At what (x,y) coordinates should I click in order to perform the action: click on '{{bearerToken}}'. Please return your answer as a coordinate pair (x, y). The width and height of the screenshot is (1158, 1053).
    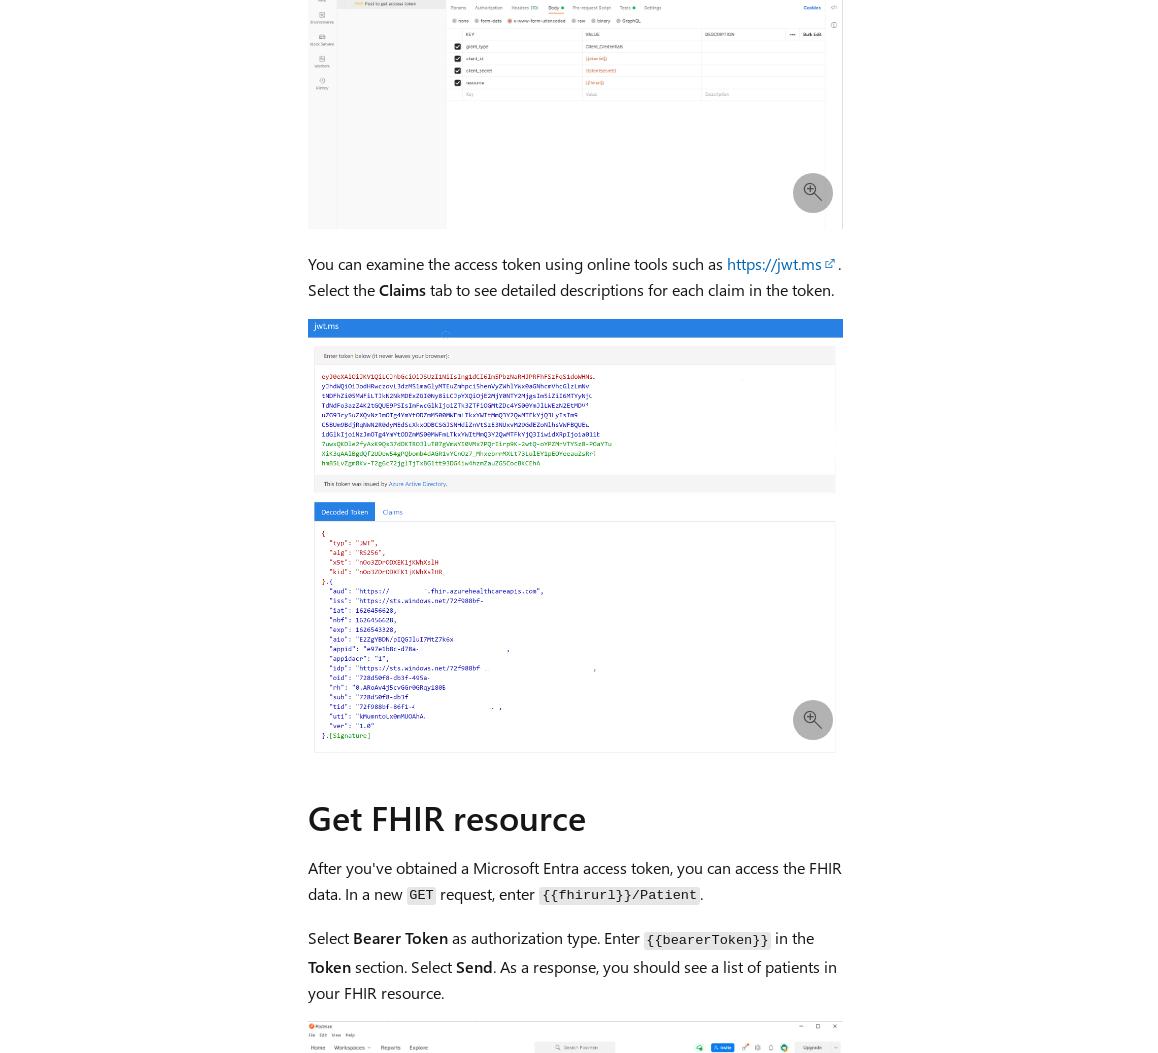
    Looking at the image, I should click on (705, 939).